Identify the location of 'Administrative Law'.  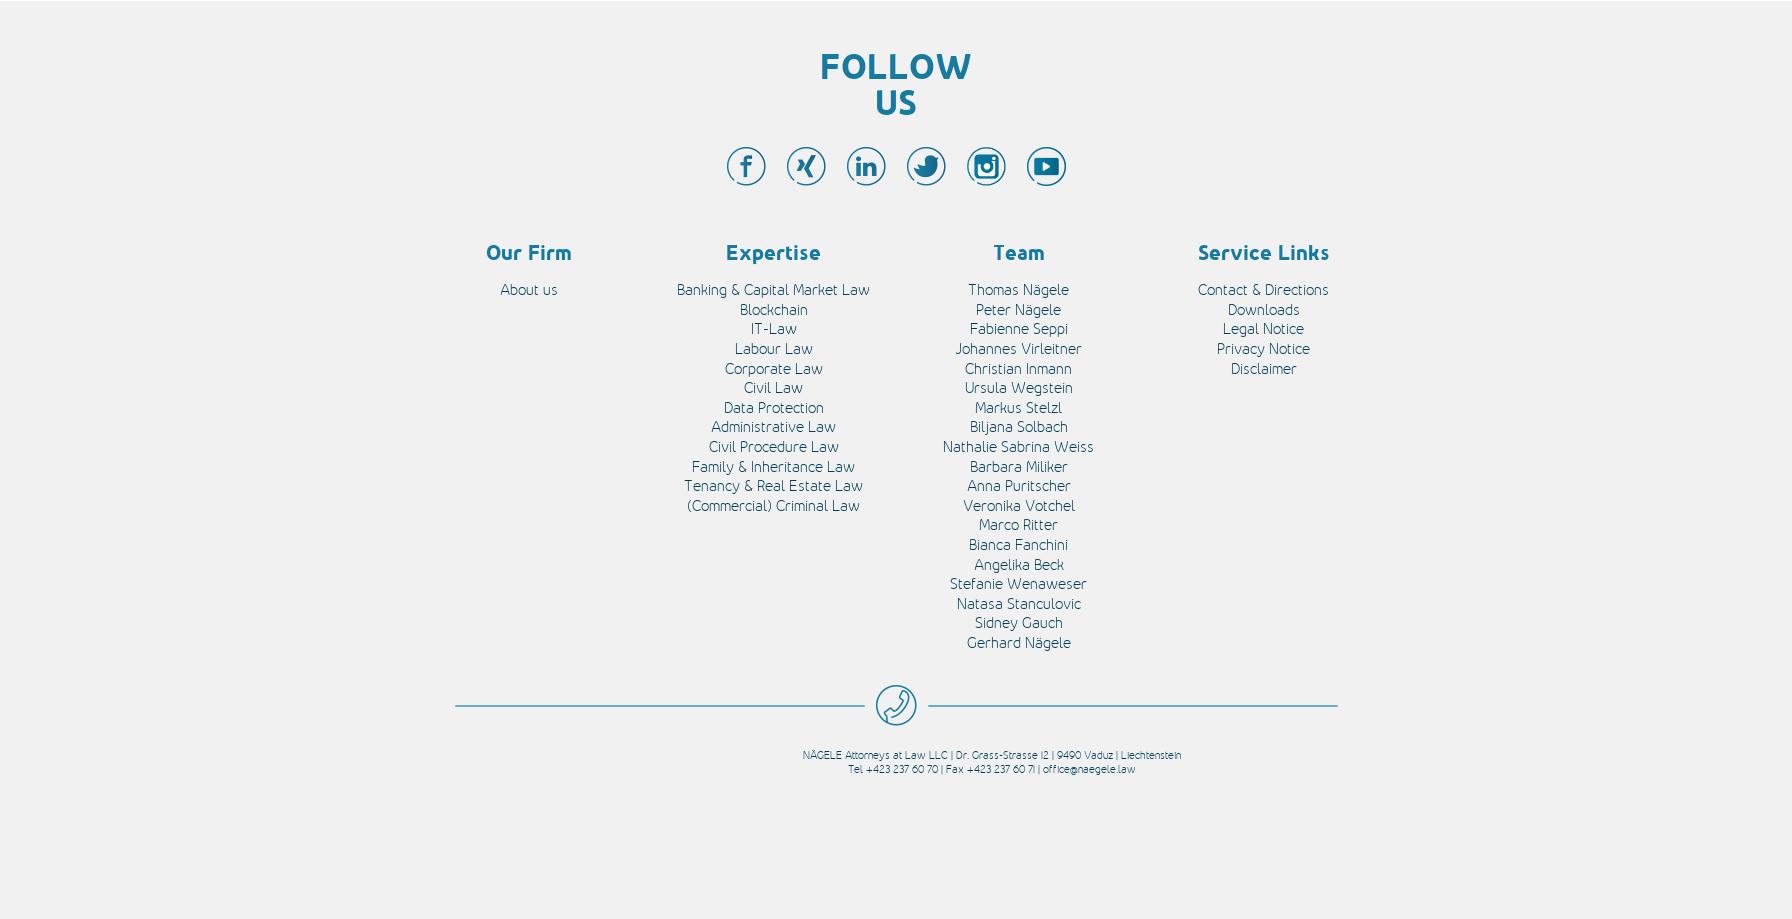
(773, 426).